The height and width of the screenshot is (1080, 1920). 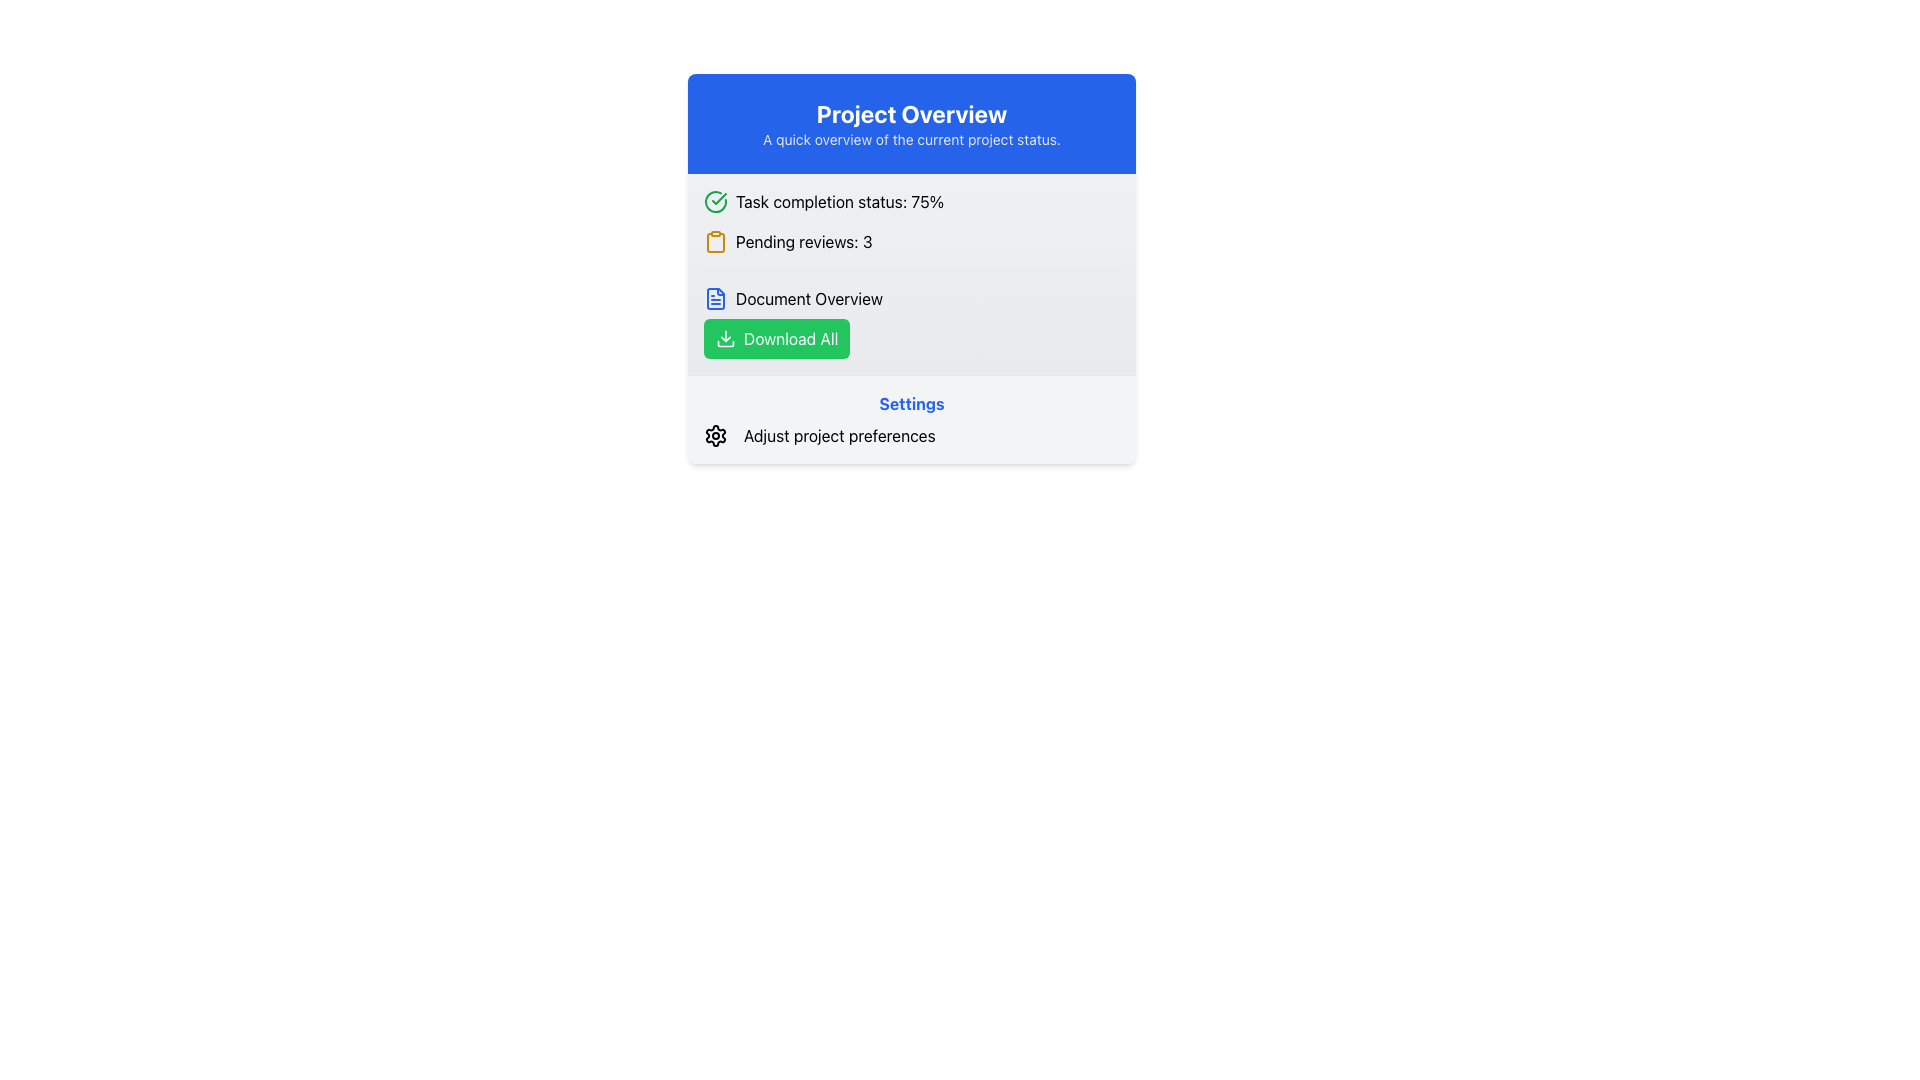 I want to click on the icon associated with the 'Document Overview' label, located in the 'Project Overview' section, so click(x=715, y=299).